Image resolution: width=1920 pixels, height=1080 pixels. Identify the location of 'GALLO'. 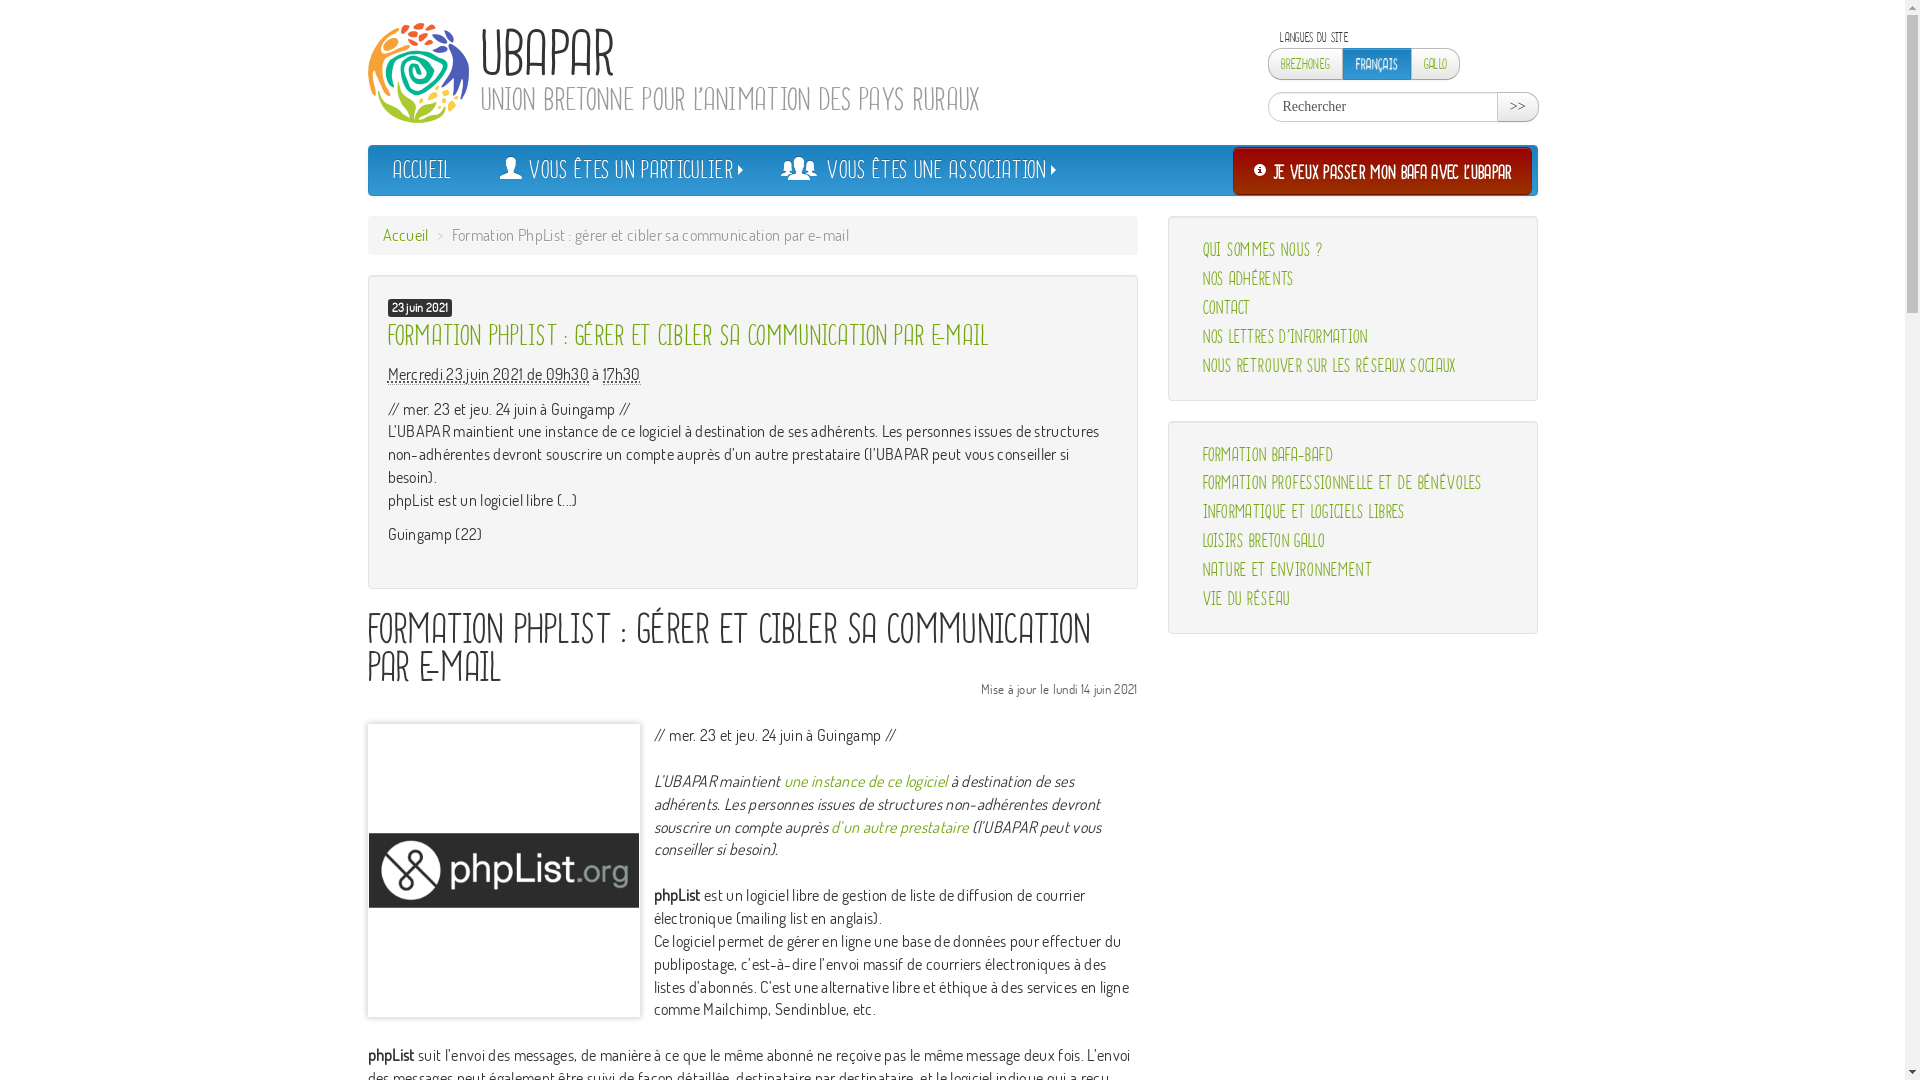
(1434, 63).